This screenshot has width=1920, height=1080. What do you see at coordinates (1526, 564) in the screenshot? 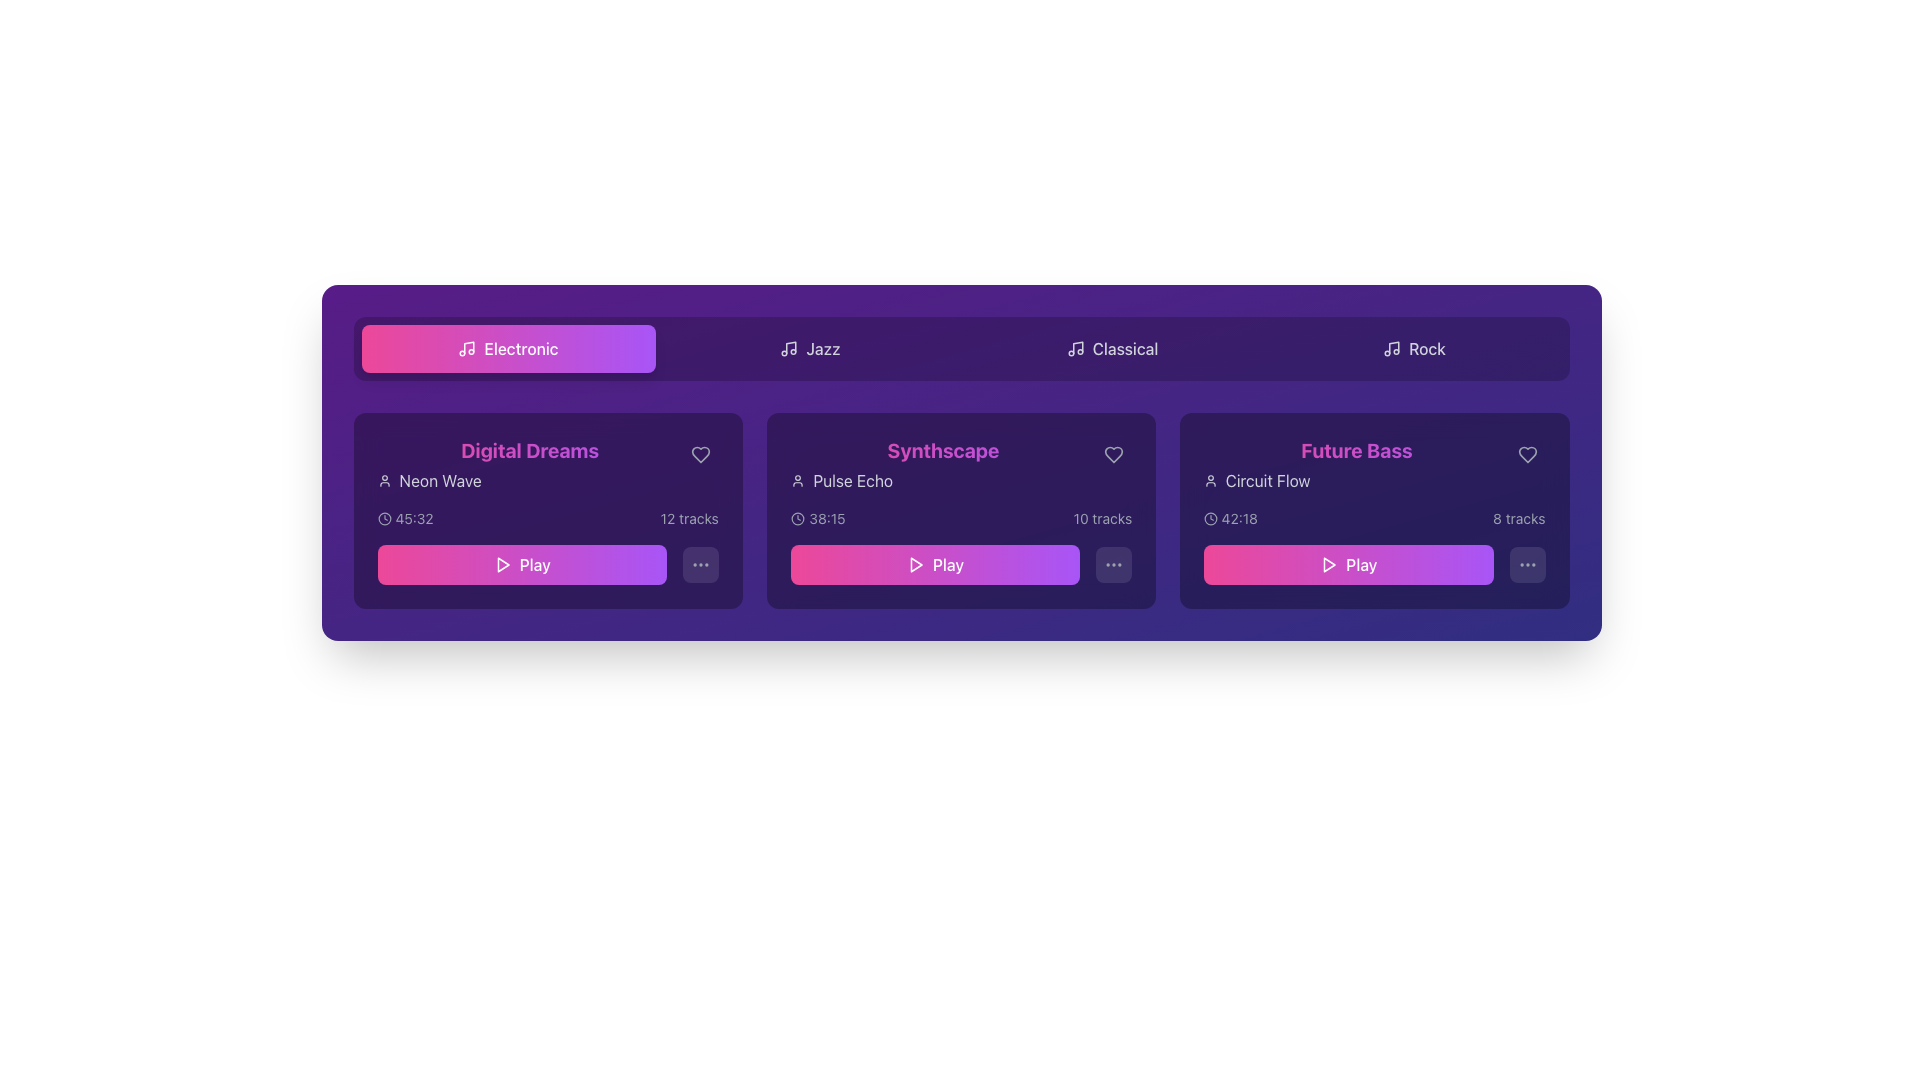
I see `the vertical ellipsis icon consisting of three small circles arranged vertically, located at the bottom right corner of the 'Future Bass' card` at bounding box center [1526, 564].